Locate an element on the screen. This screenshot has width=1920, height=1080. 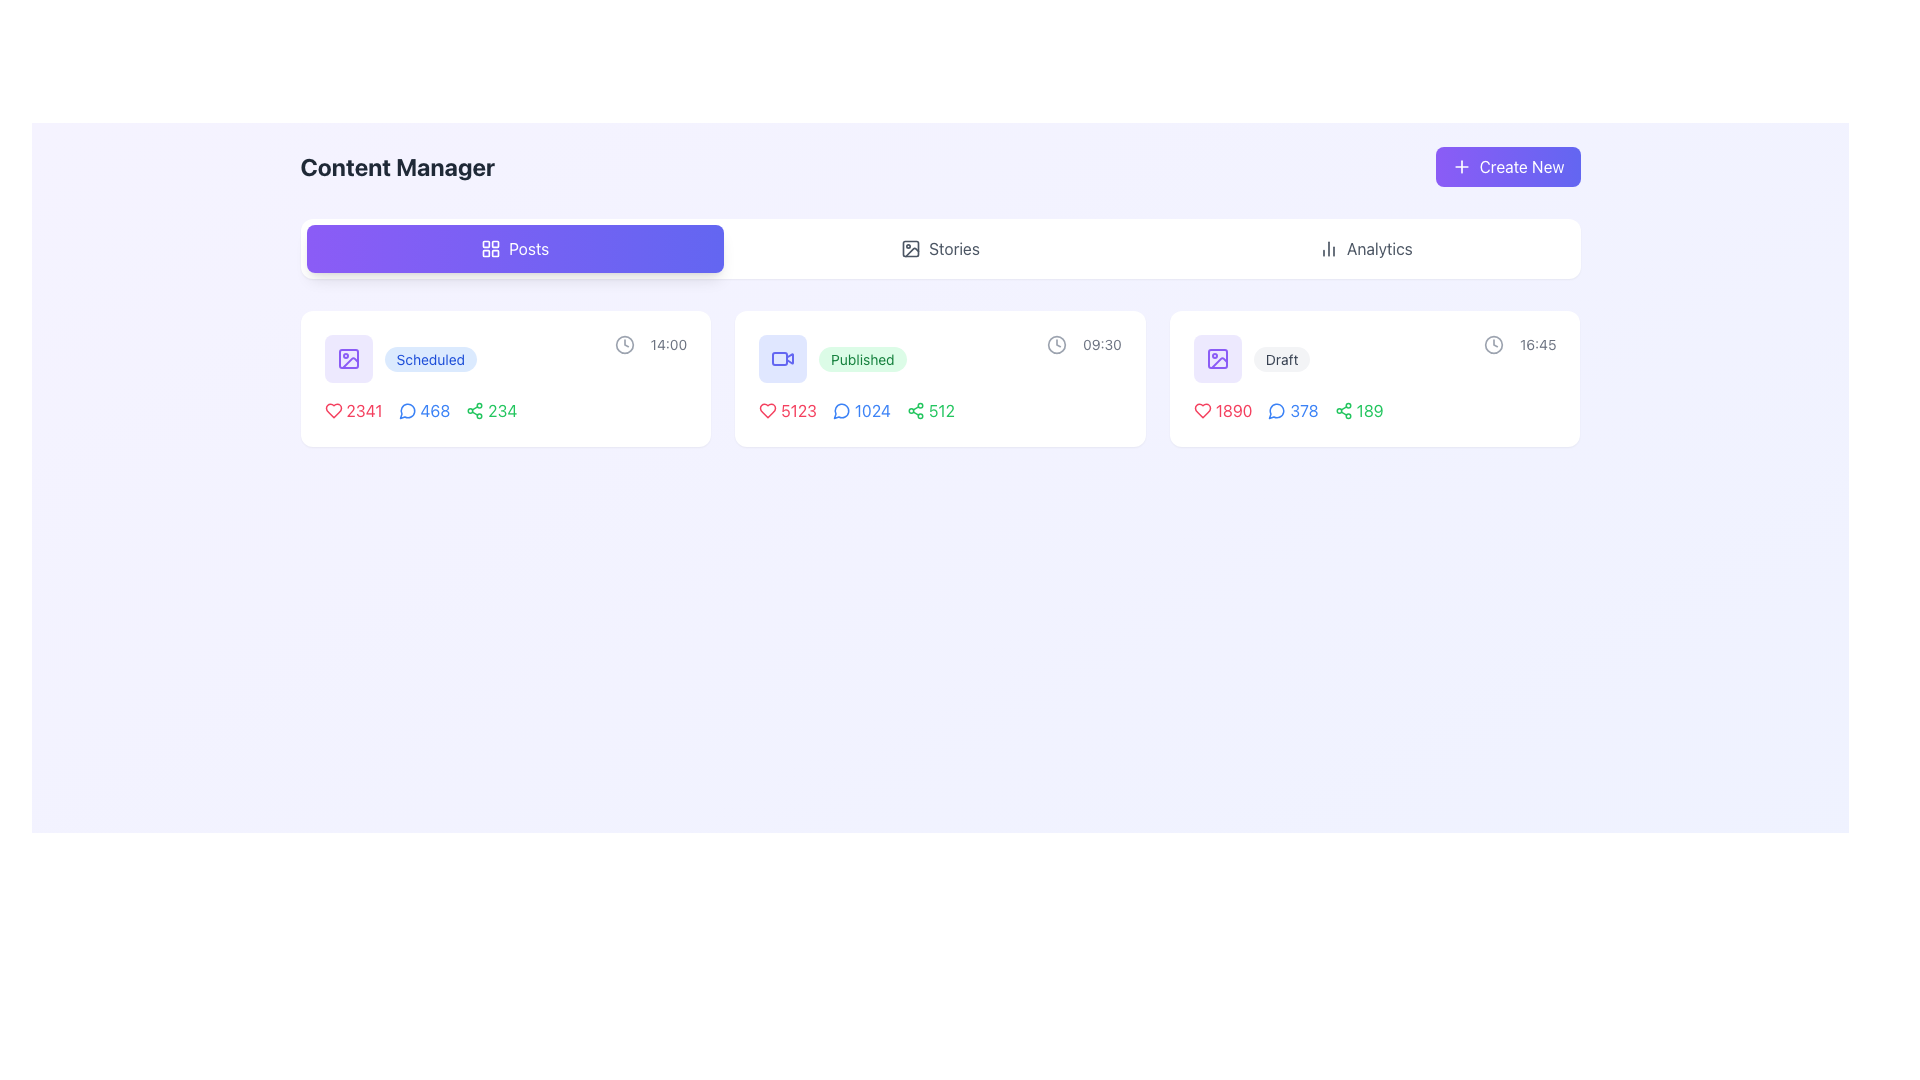
the Analytics icon located on the right side of the main navigation bar, which serves as a navigation target for the Analytics section is located at coordinates (1328, 248).